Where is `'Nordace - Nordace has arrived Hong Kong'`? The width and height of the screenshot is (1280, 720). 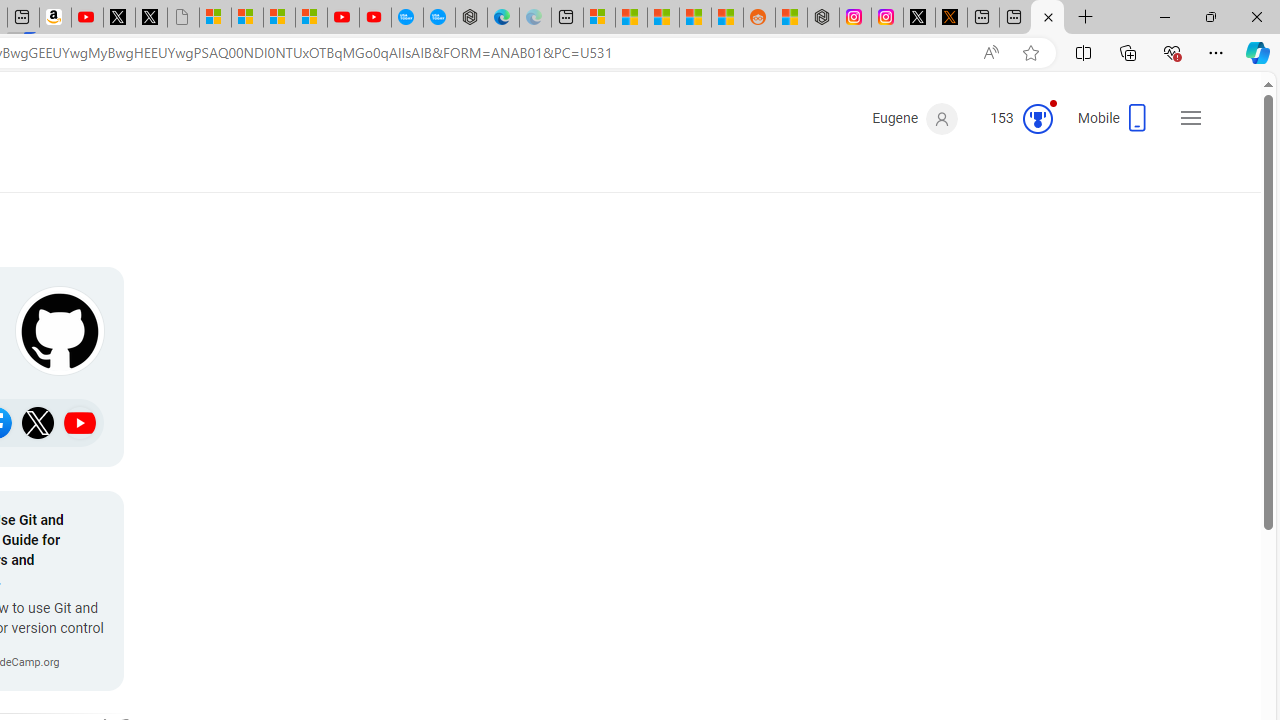
'Nordace - Nordace has arrived Hong Kong' is located at coordinates (470, 17).